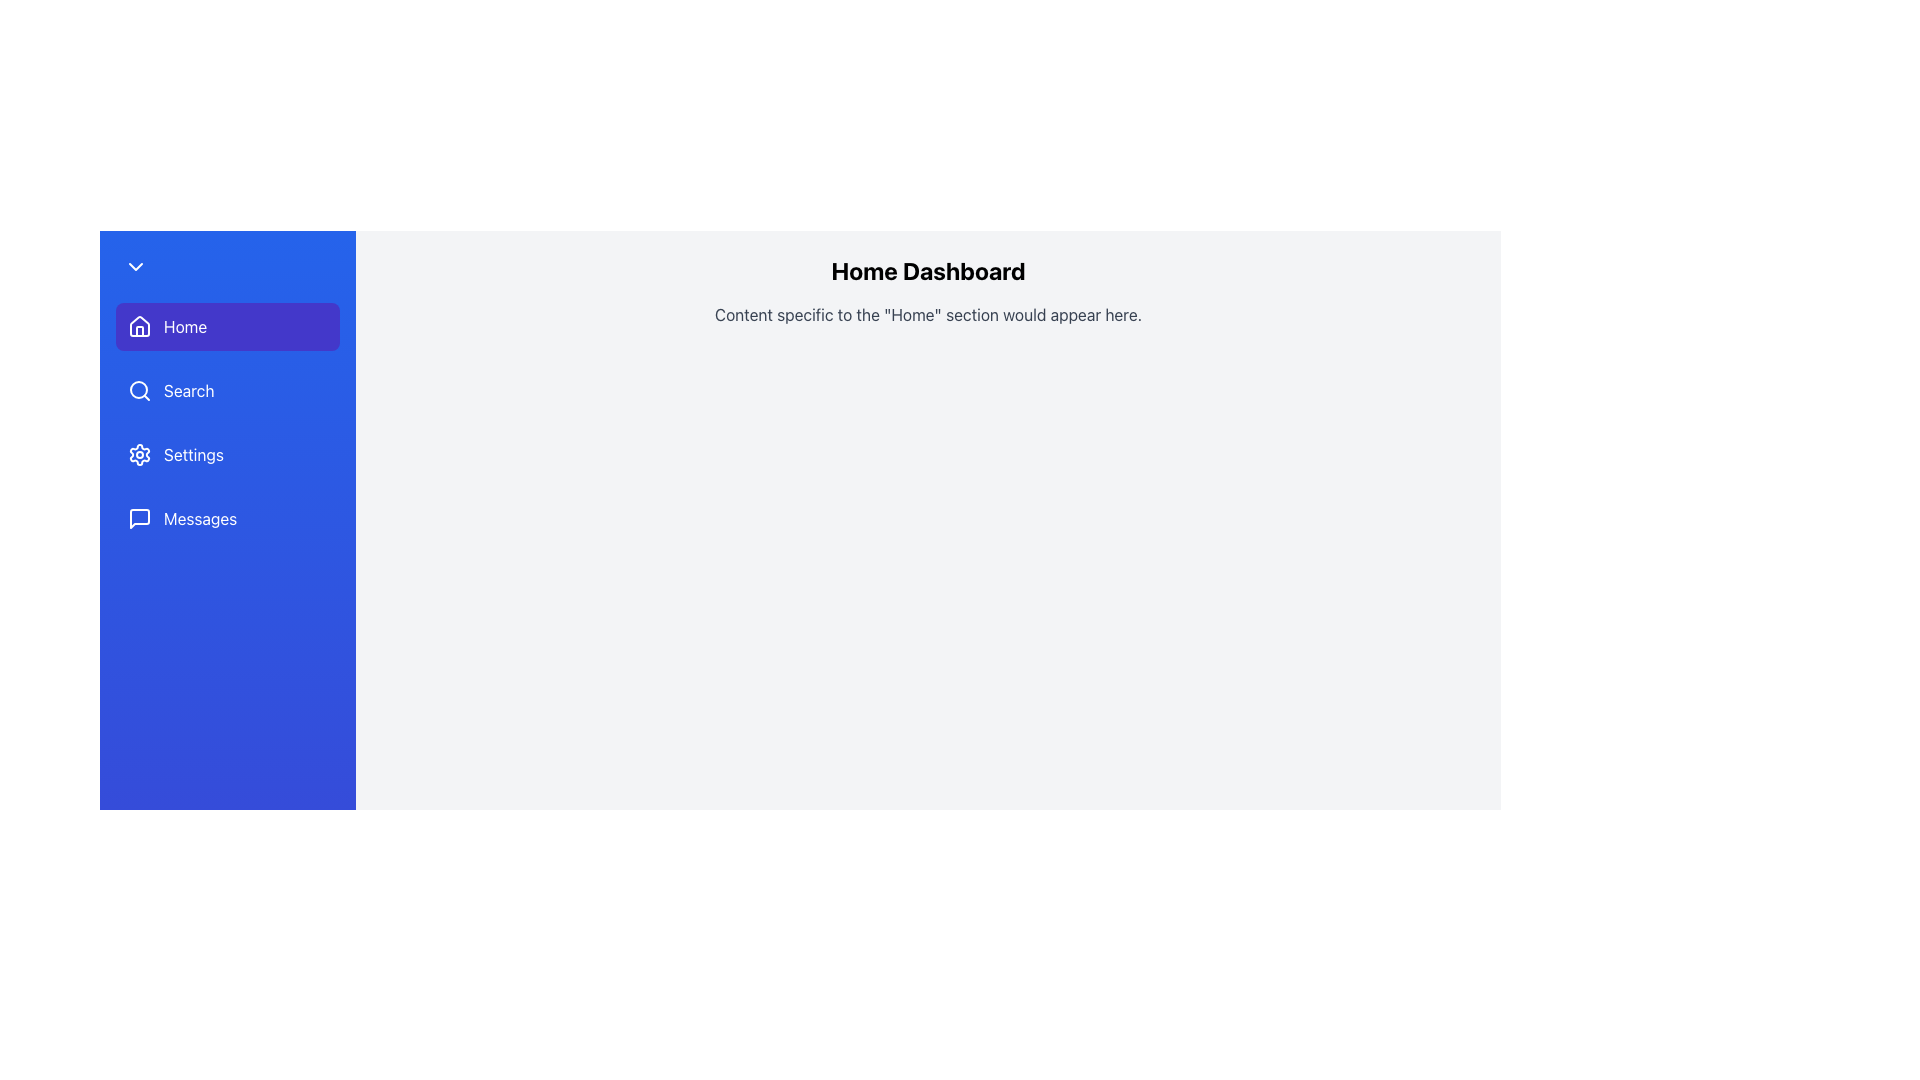 This screenshot has width=1920, height=1080. I want to click on the 'Search' option, so click(227, 422).